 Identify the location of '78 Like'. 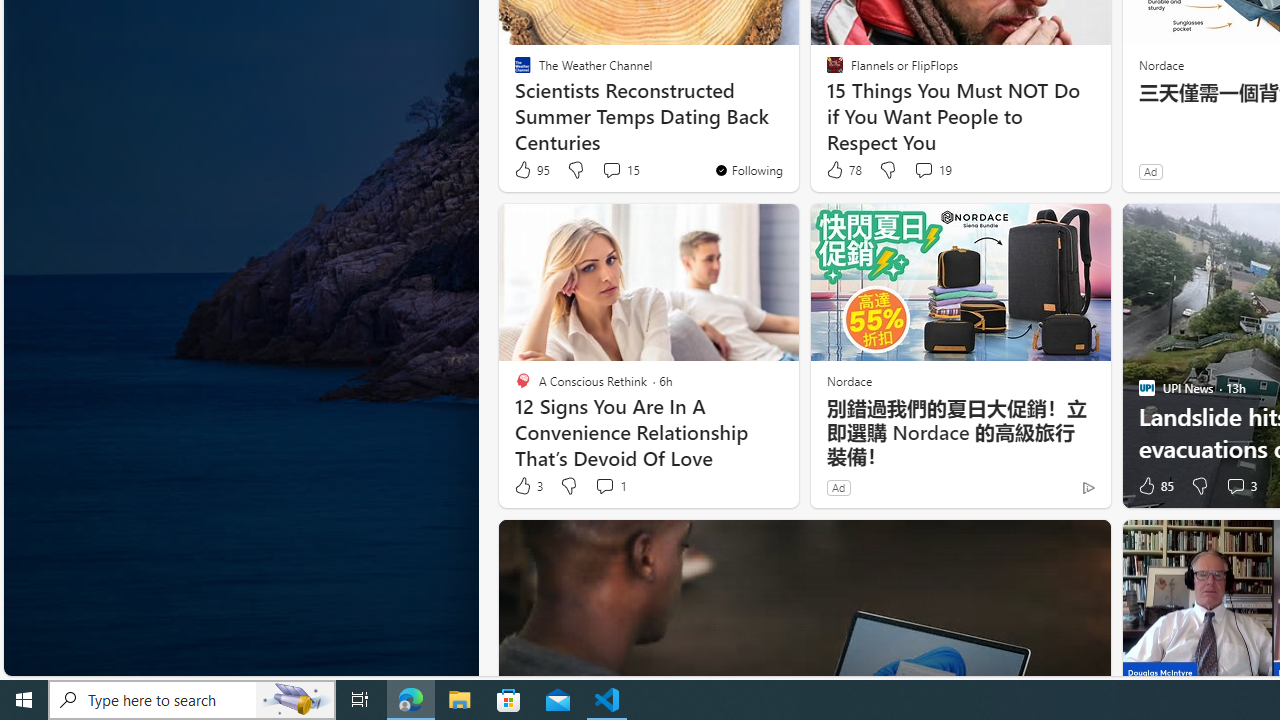
(843, 169).